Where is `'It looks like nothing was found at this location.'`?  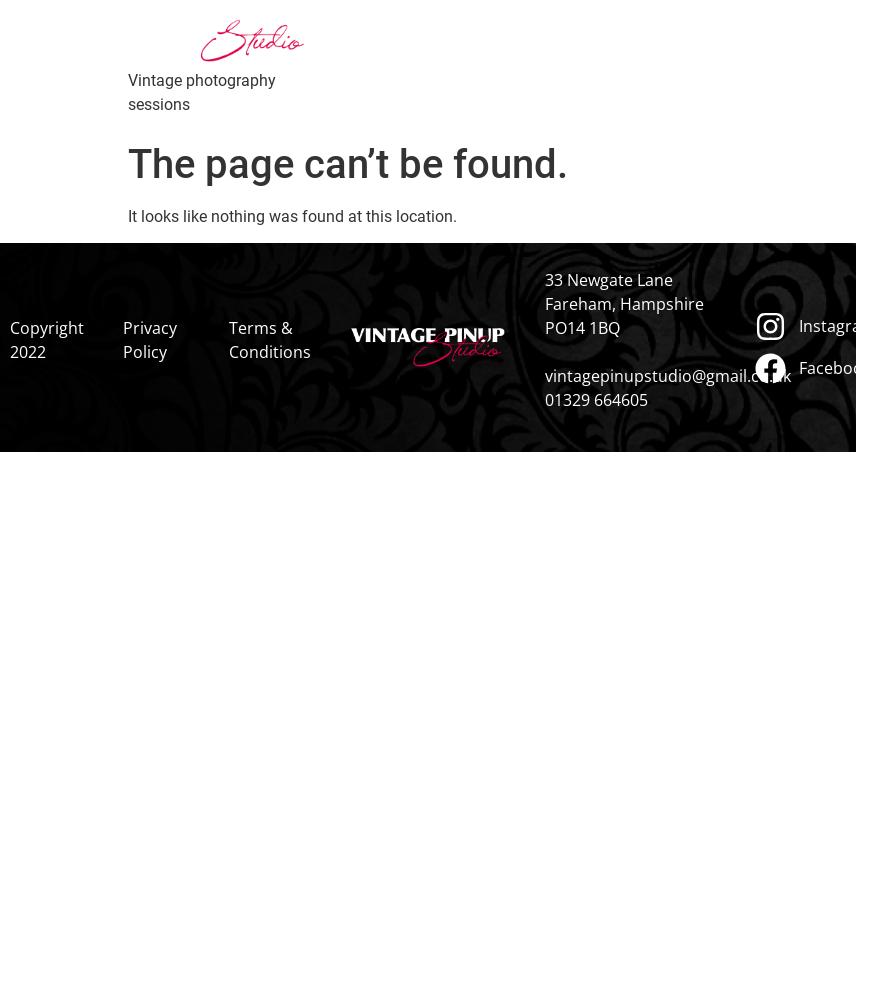
'It looks like nothing was found at this location.' is located at coordinates (126, 214).